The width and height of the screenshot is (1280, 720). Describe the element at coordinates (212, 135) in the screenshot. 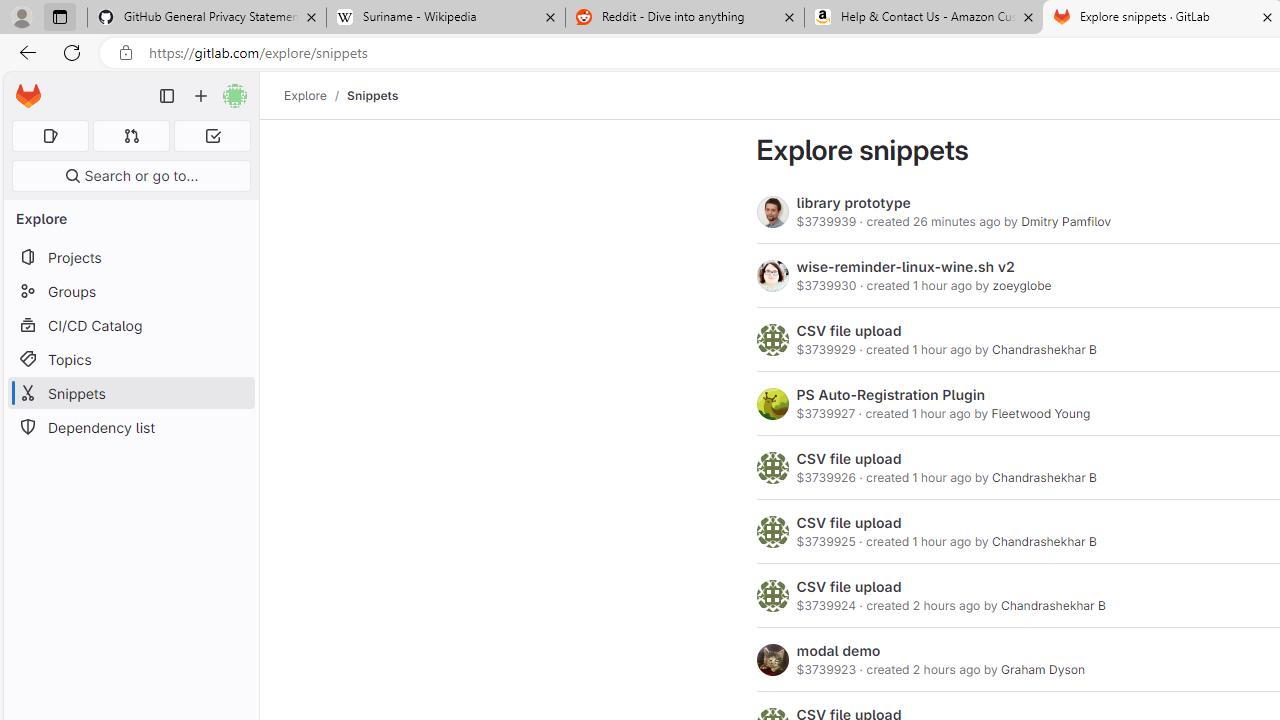

I see `'To-Do list 0'` at that location.